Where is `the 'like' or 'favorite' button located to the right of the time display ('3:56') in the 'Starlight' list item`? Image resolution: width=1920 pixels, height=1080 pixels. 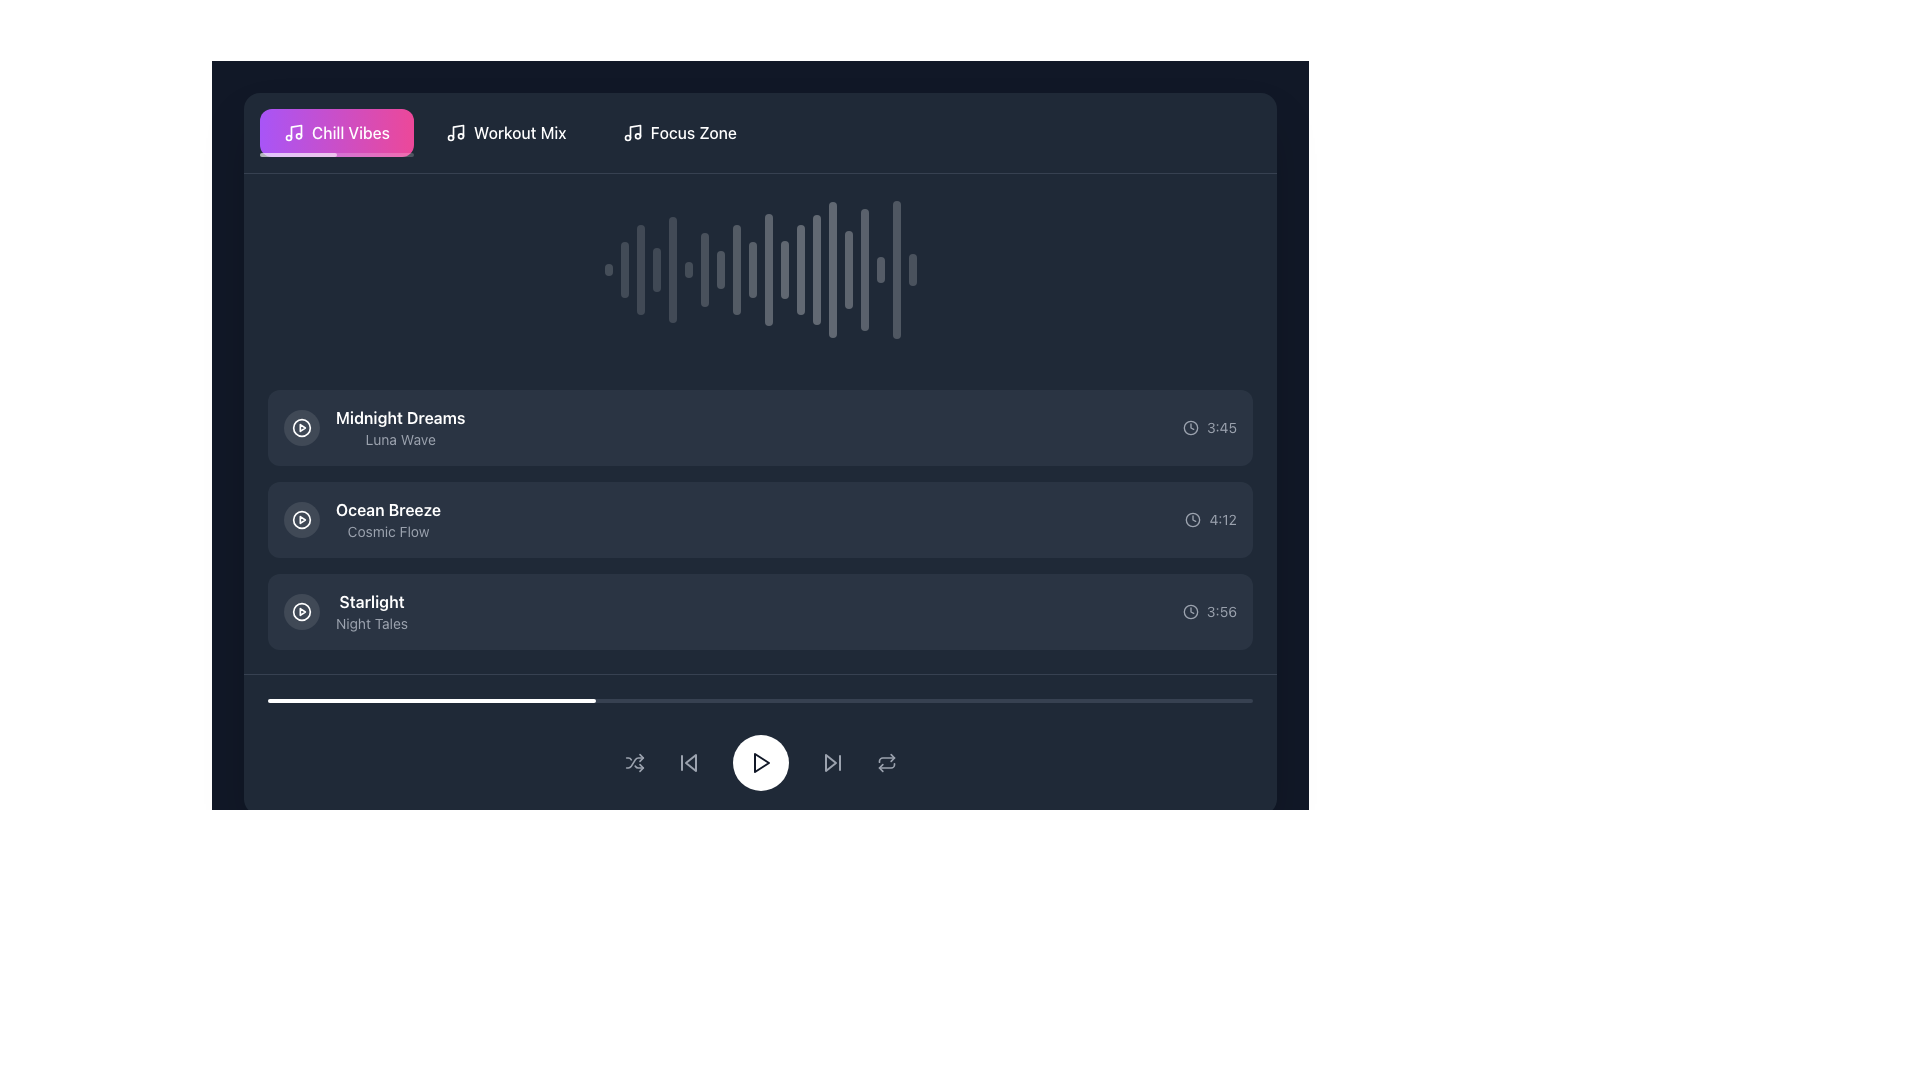
the 'like' or 'favorite' button located to the right of the time display ('3:56') in the 'Starlight' list item is located at coordinates (1156, 611).